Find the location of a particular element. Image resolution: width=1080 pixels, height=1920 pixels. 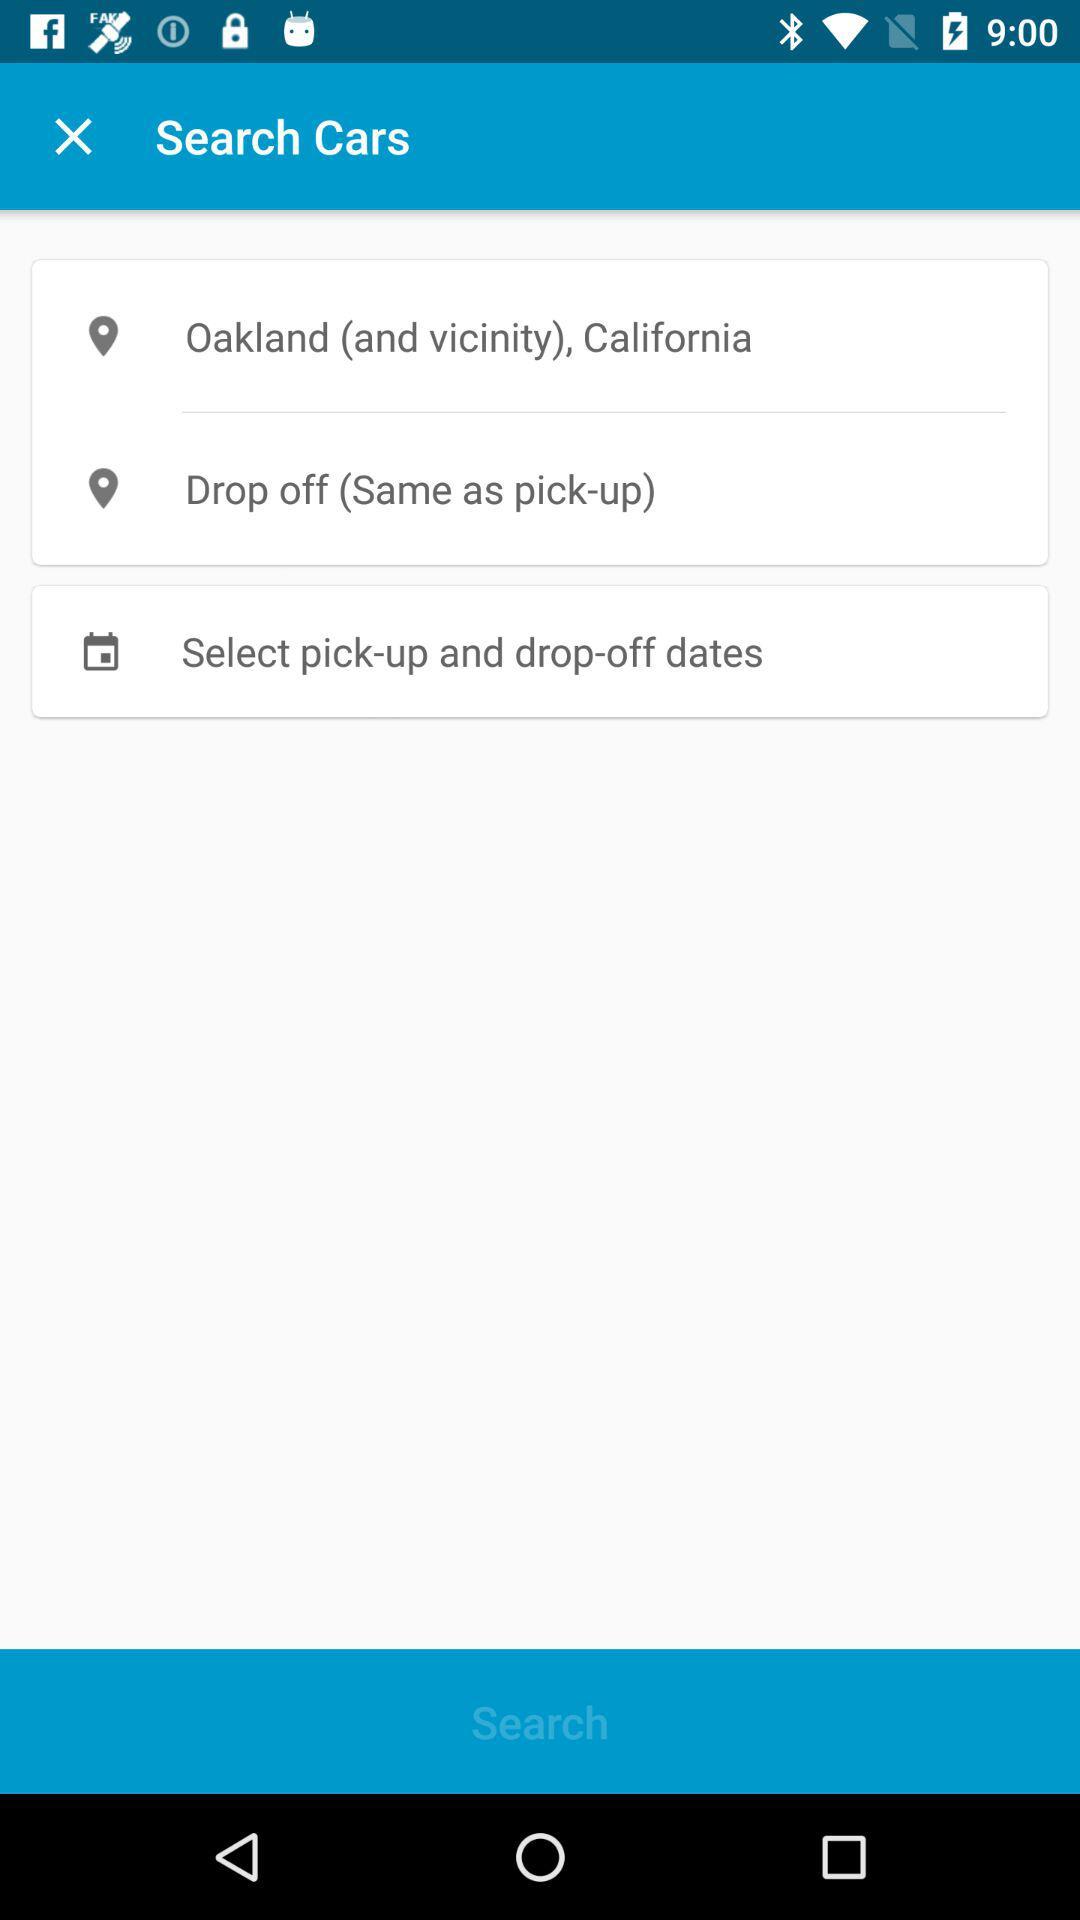

the icon next to search cars is located at coordinates (72, 135).